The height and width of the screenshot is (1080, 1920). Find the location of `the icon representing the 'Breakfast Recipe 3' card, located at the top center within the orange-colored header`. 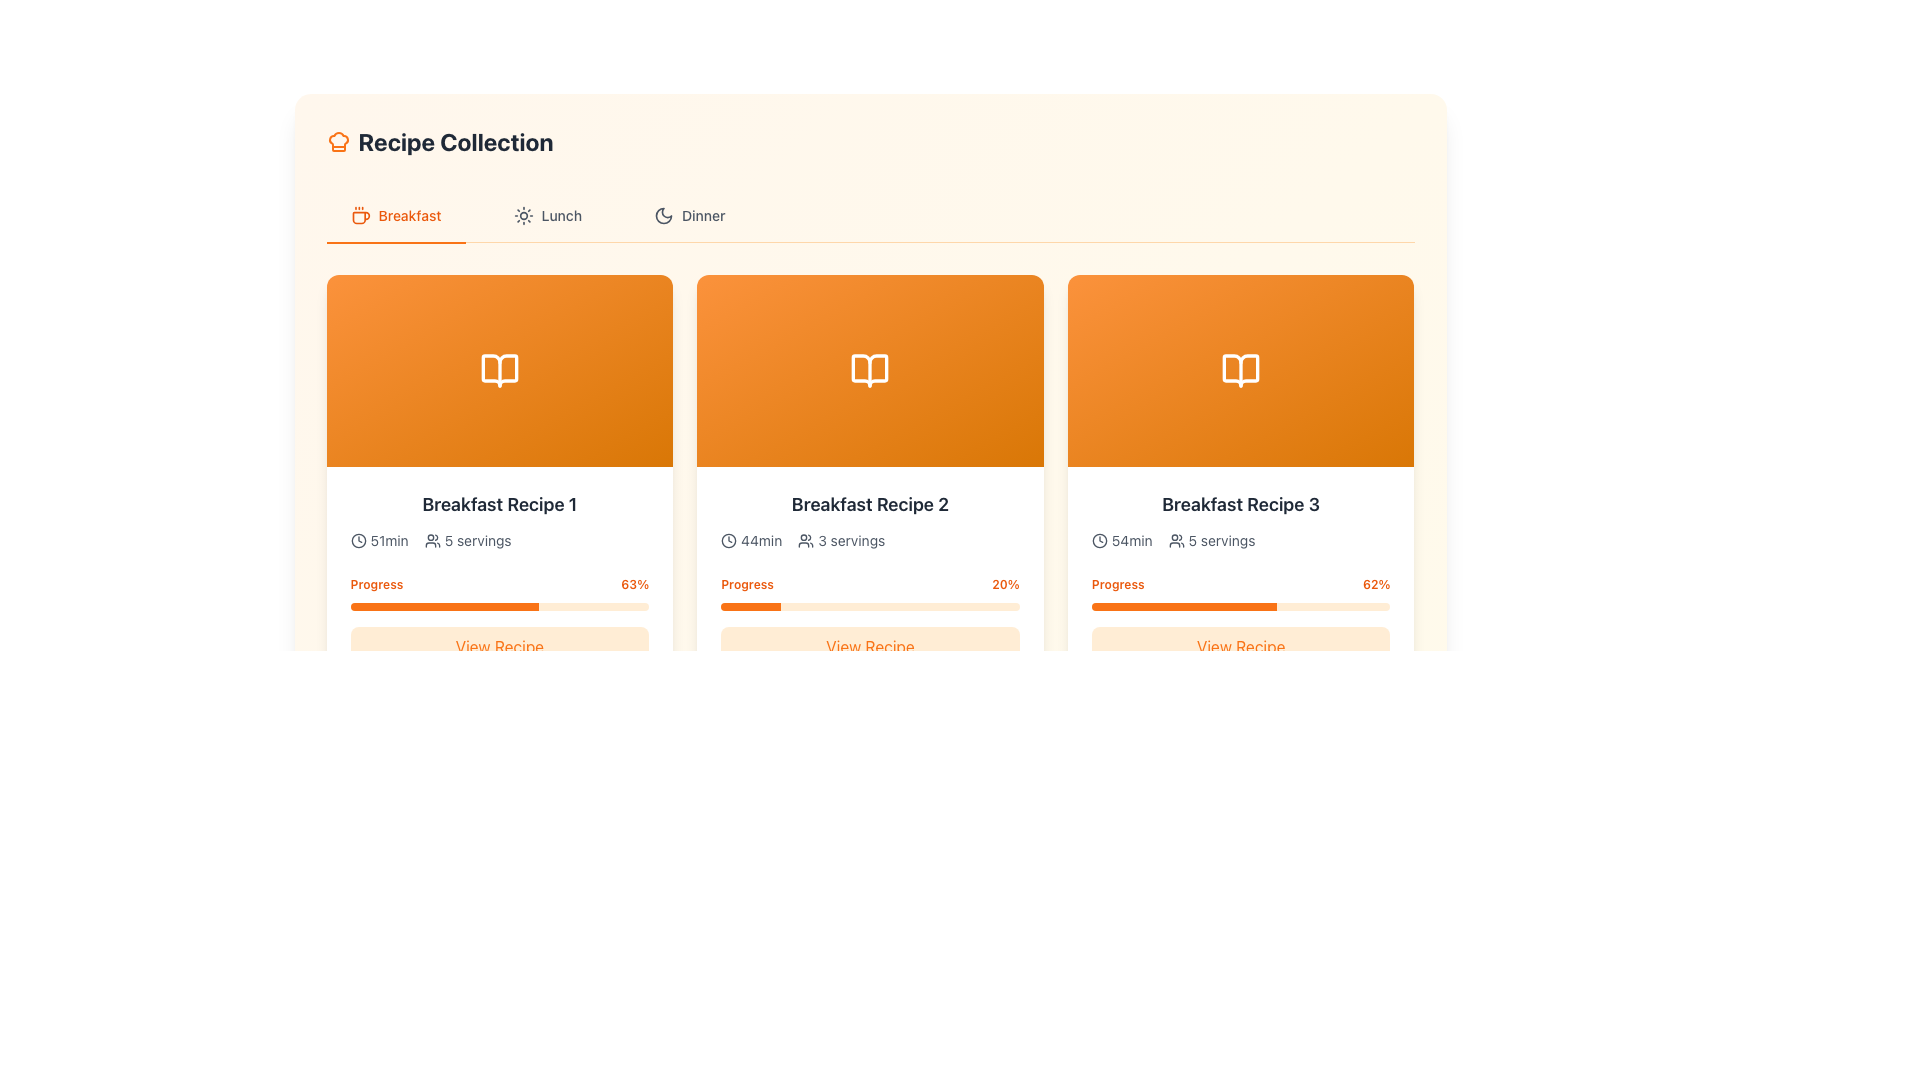

the icon representing the 'Breakfast Recipe 3' card, located at the top center within the orange-colored header is located at coordinates (1240, 370).